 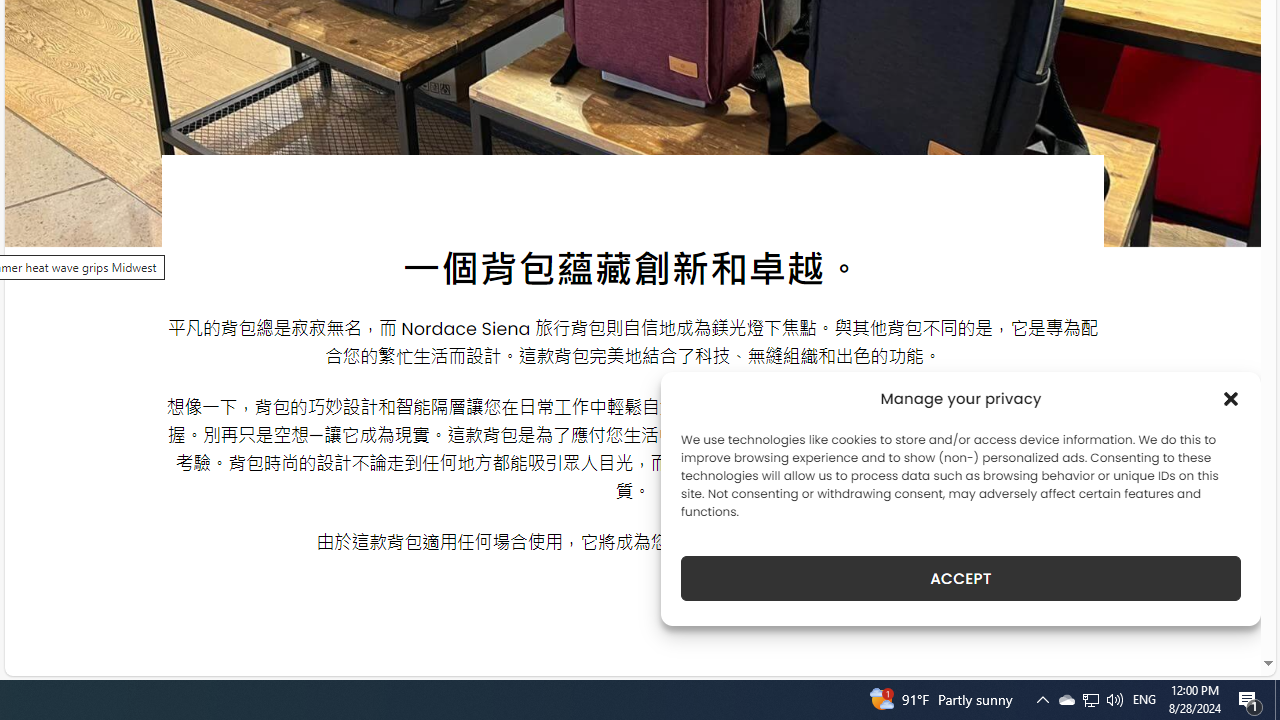 I want to click on 'ACCEPT', so click(x=961, y=578).